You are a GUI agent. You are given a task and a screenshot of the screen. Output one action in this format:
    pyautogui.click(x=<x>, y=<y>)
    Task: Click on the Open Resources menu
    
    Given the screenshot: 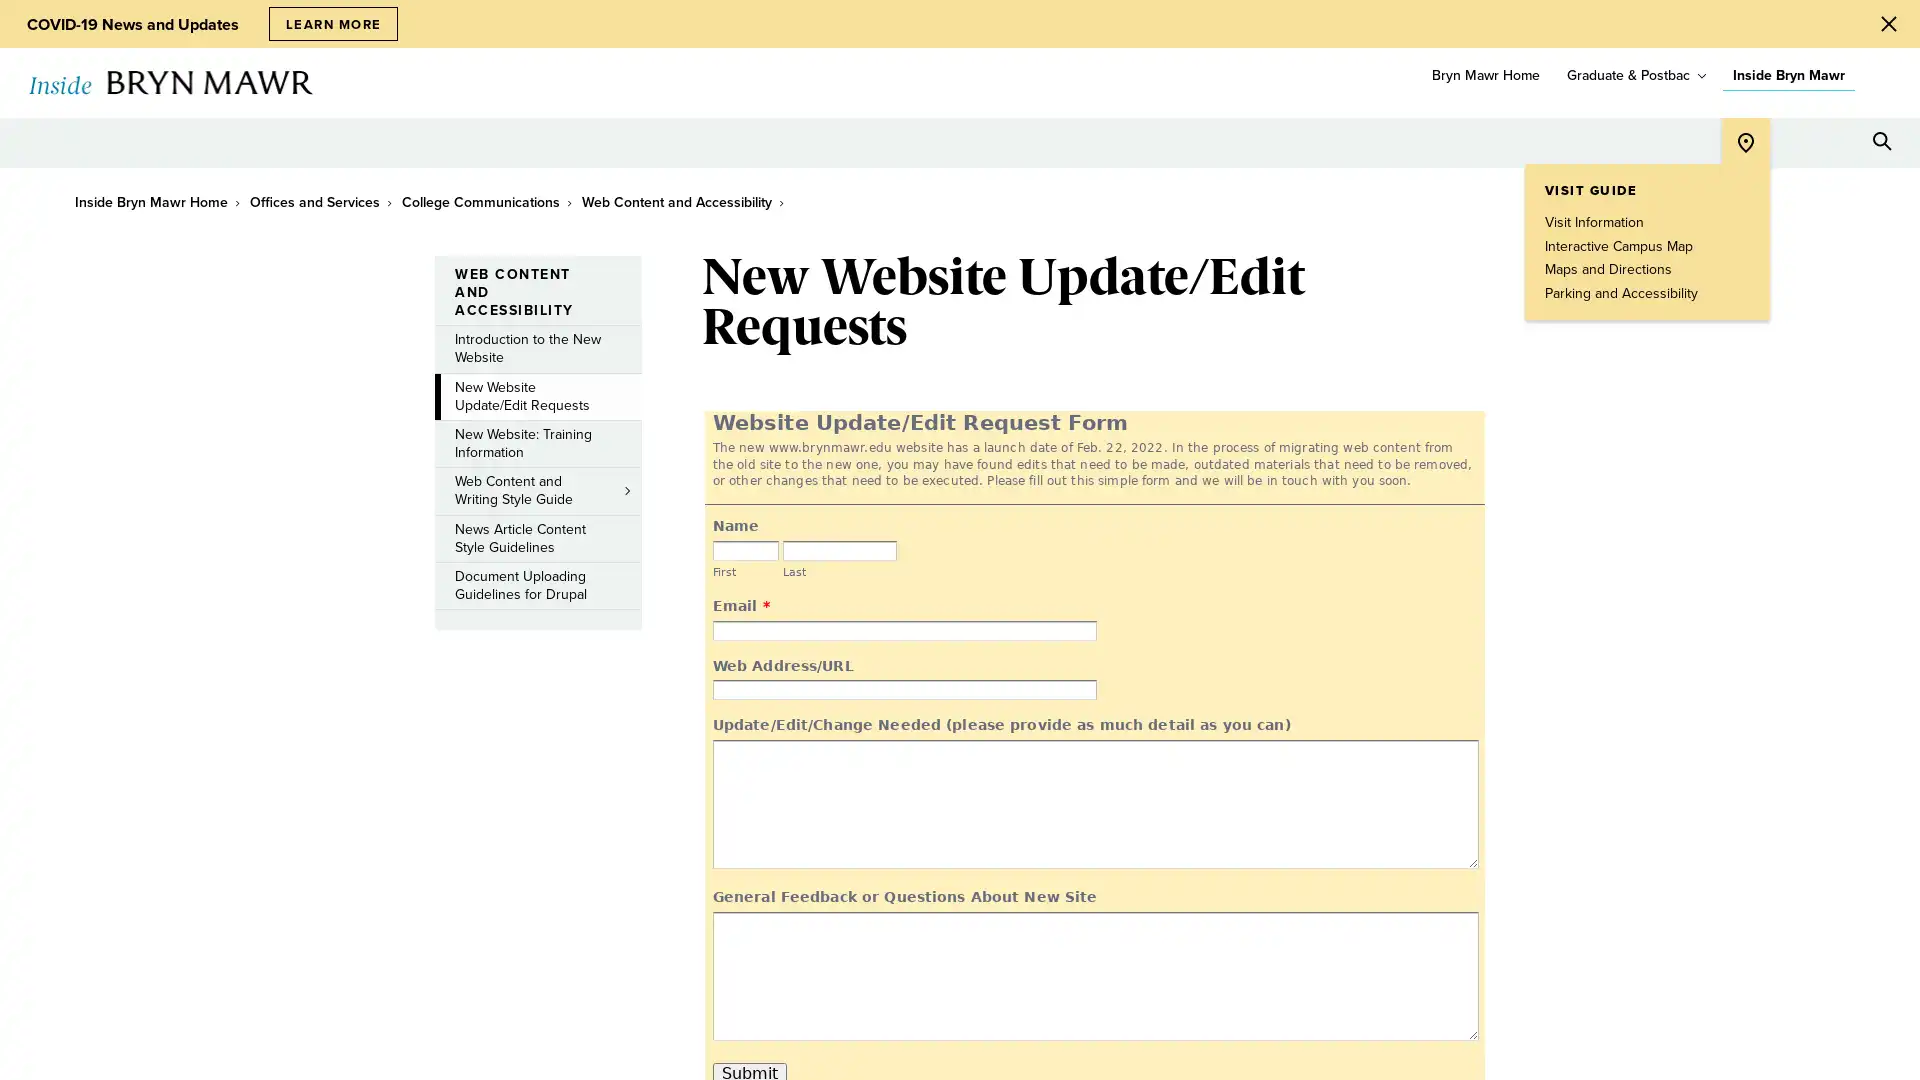 What is the action you would take?
    pyautogui.click(x=1830, y=139)
    